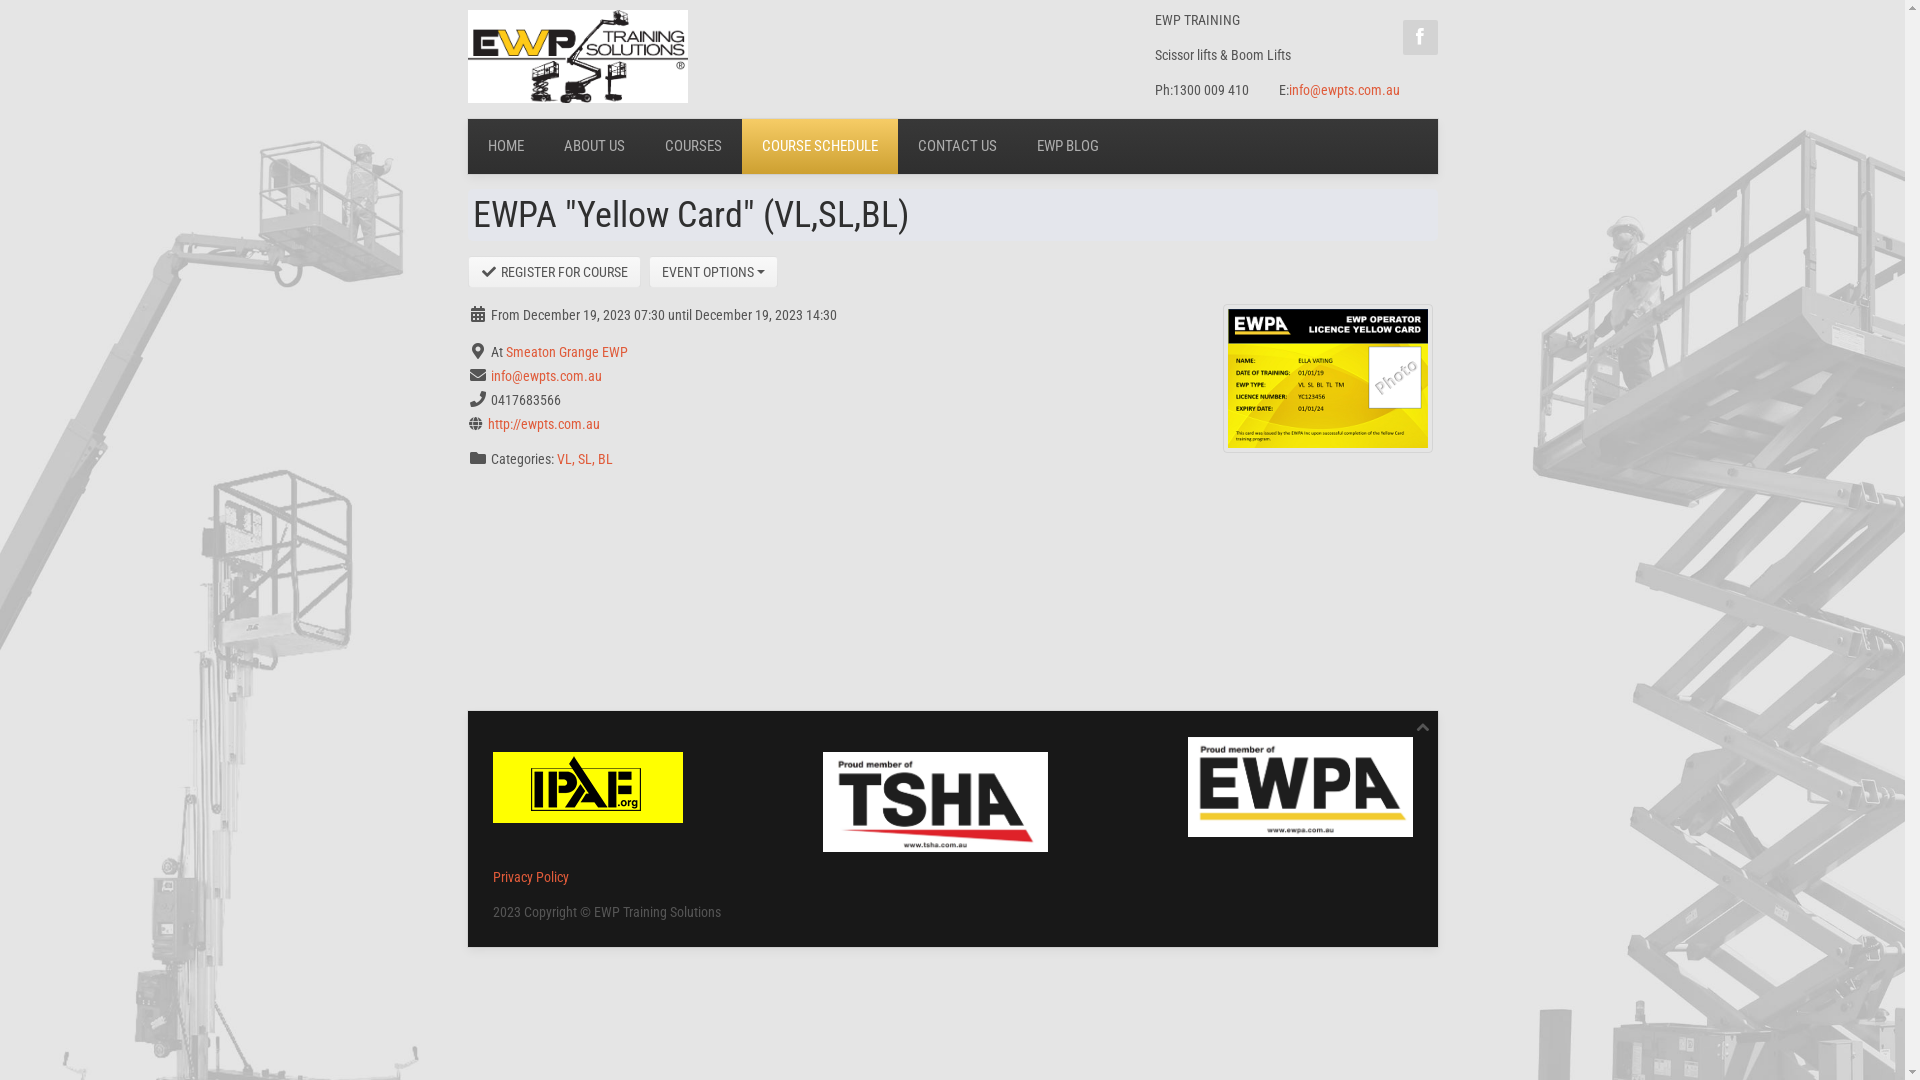  Describe the element at coordinates (466, 145) in the screenshot. I see `'HOME'` at that location.